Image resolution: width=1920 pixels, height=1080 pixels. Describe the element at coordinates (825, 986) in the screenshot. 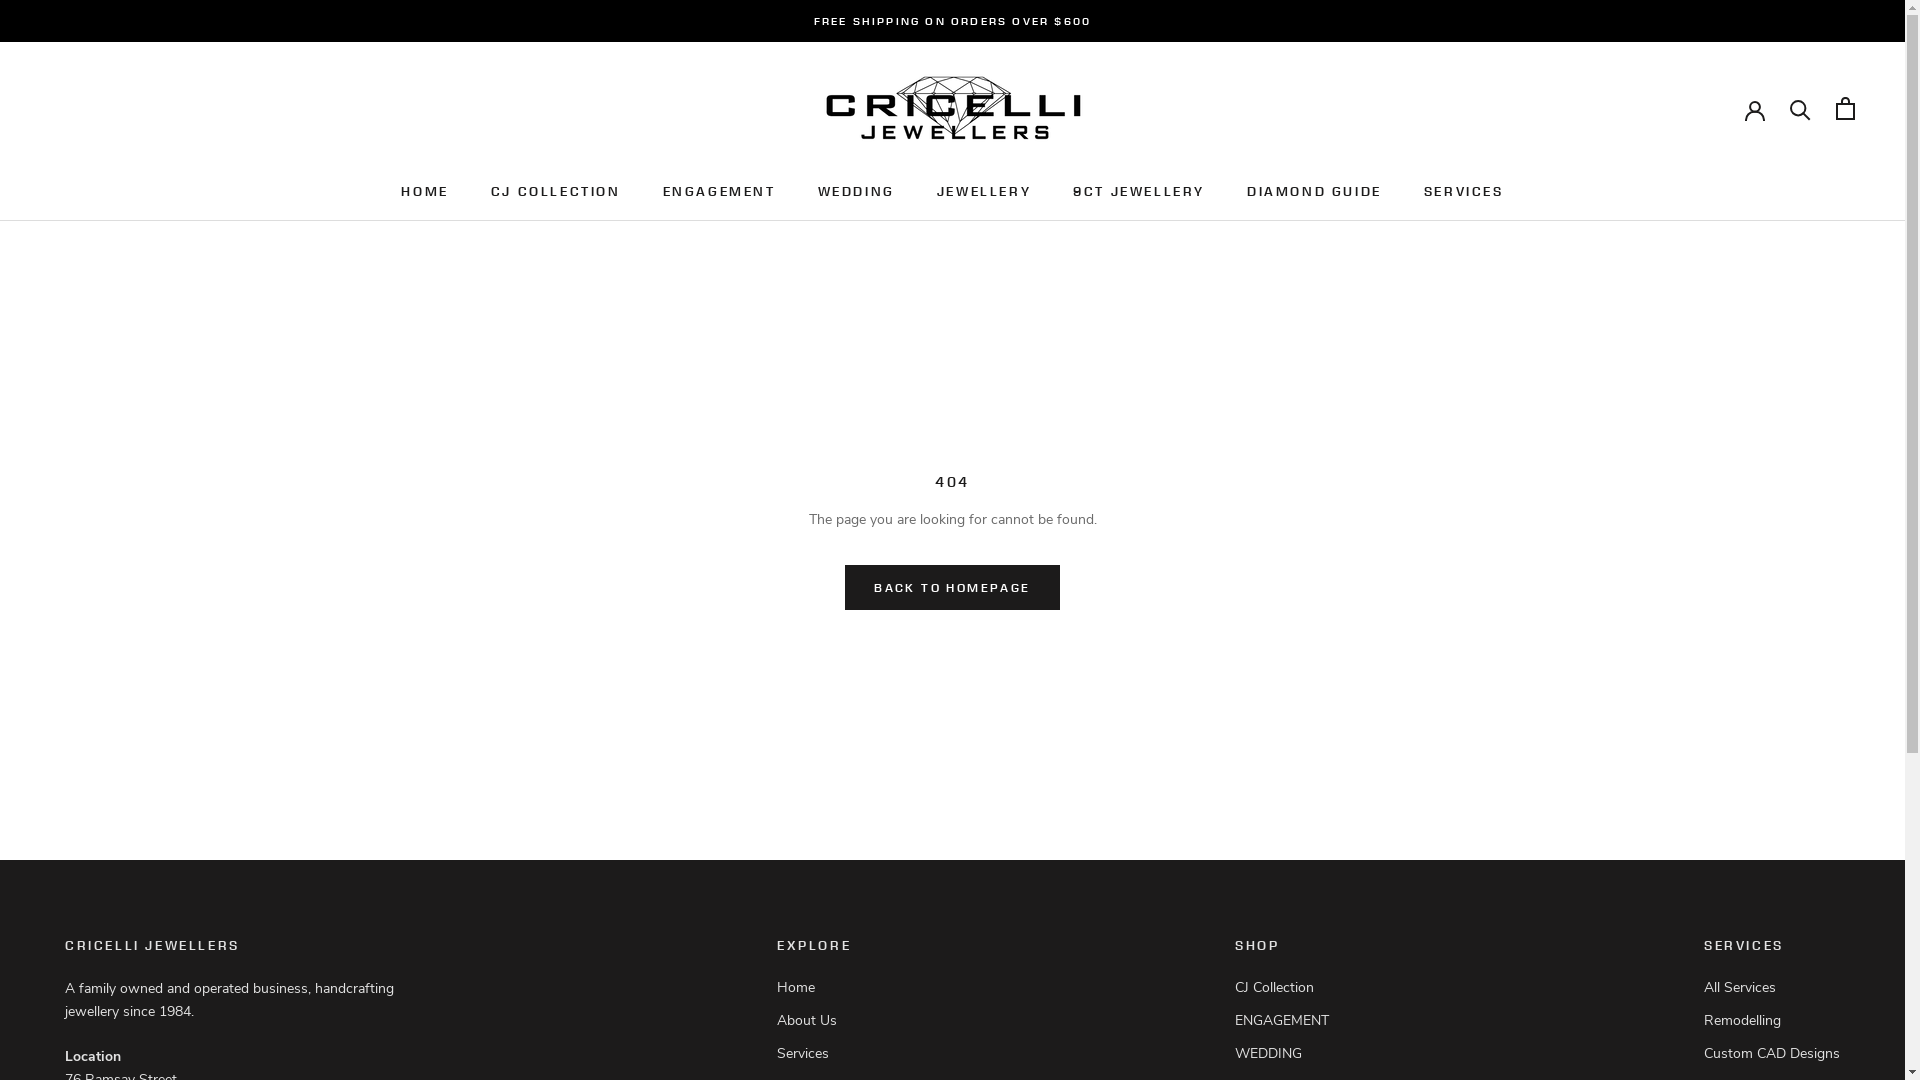

I see `'Home'` at that location.